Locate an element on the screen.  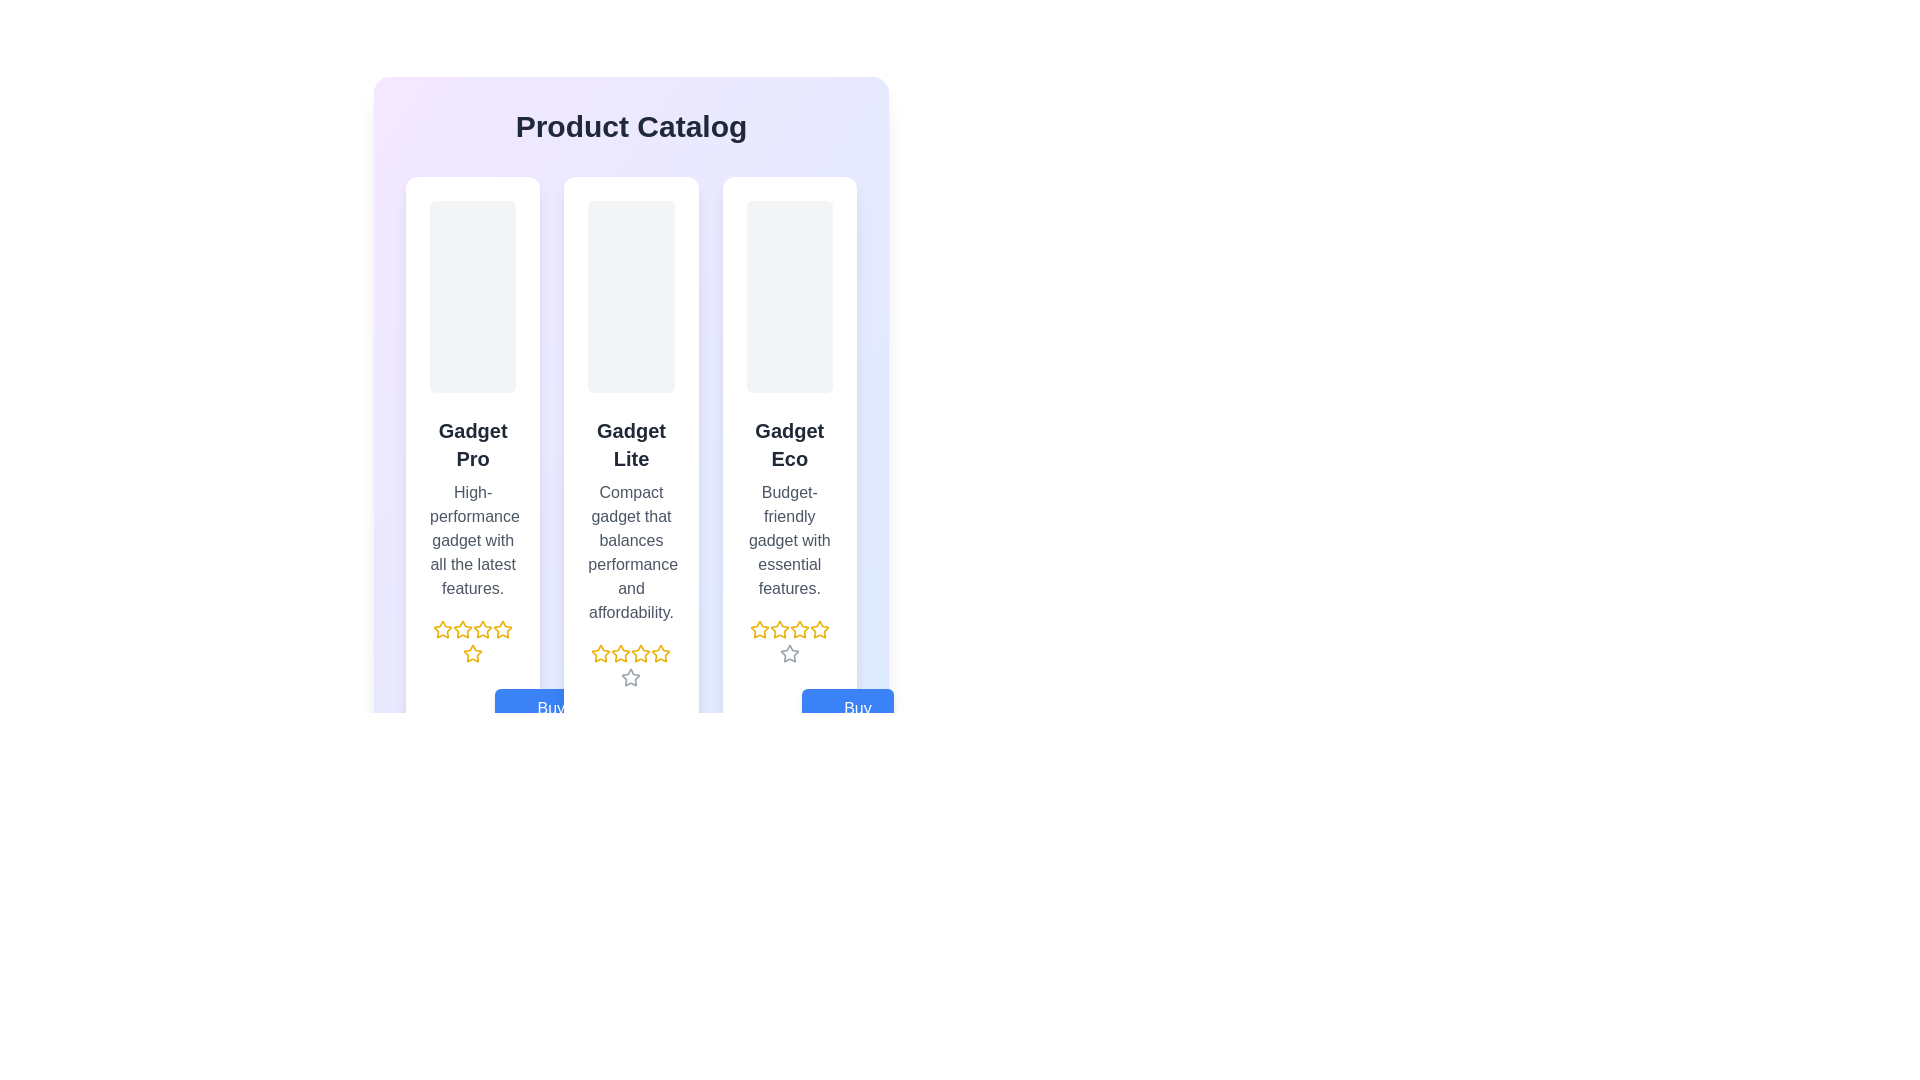
the fifth star-shaped SVG graphic with a yellow border under the 'Gadget Pro' section in the product card is located at coordinates (503, 628).